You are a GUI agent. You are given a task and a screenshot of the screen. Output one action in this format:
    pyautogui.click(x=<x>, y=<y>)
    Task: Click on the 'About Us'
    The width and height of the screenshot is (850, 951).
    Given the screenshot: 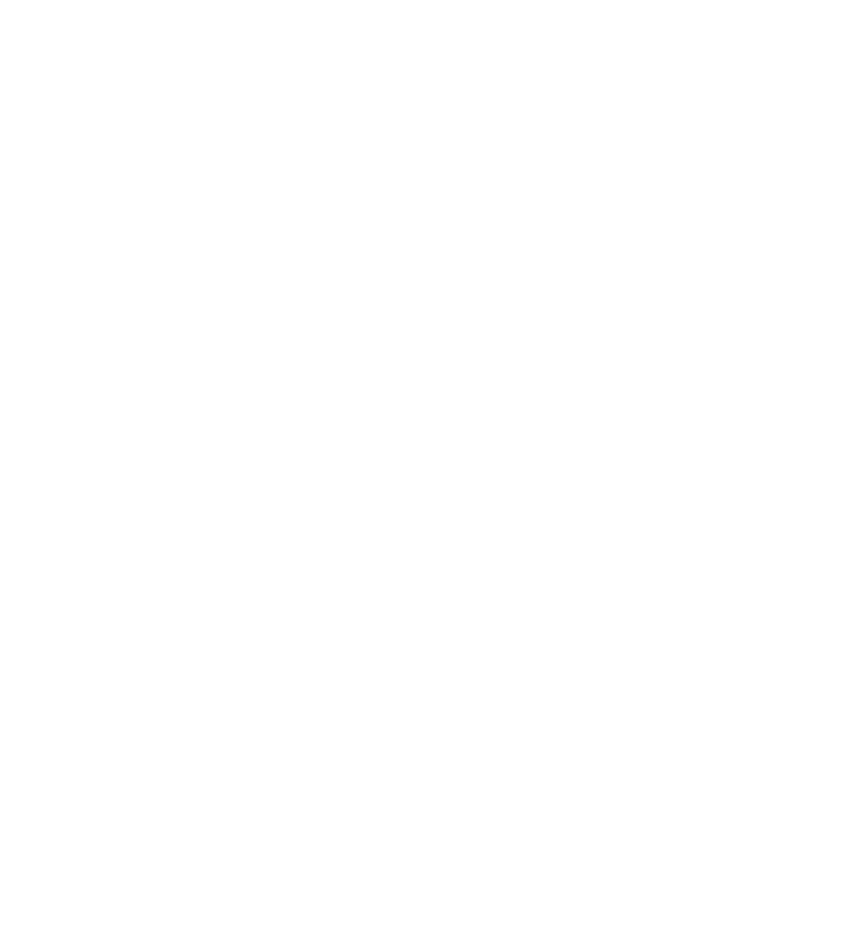 What is the action you would take?
    pyautogui.click(x=392, y=619)
    